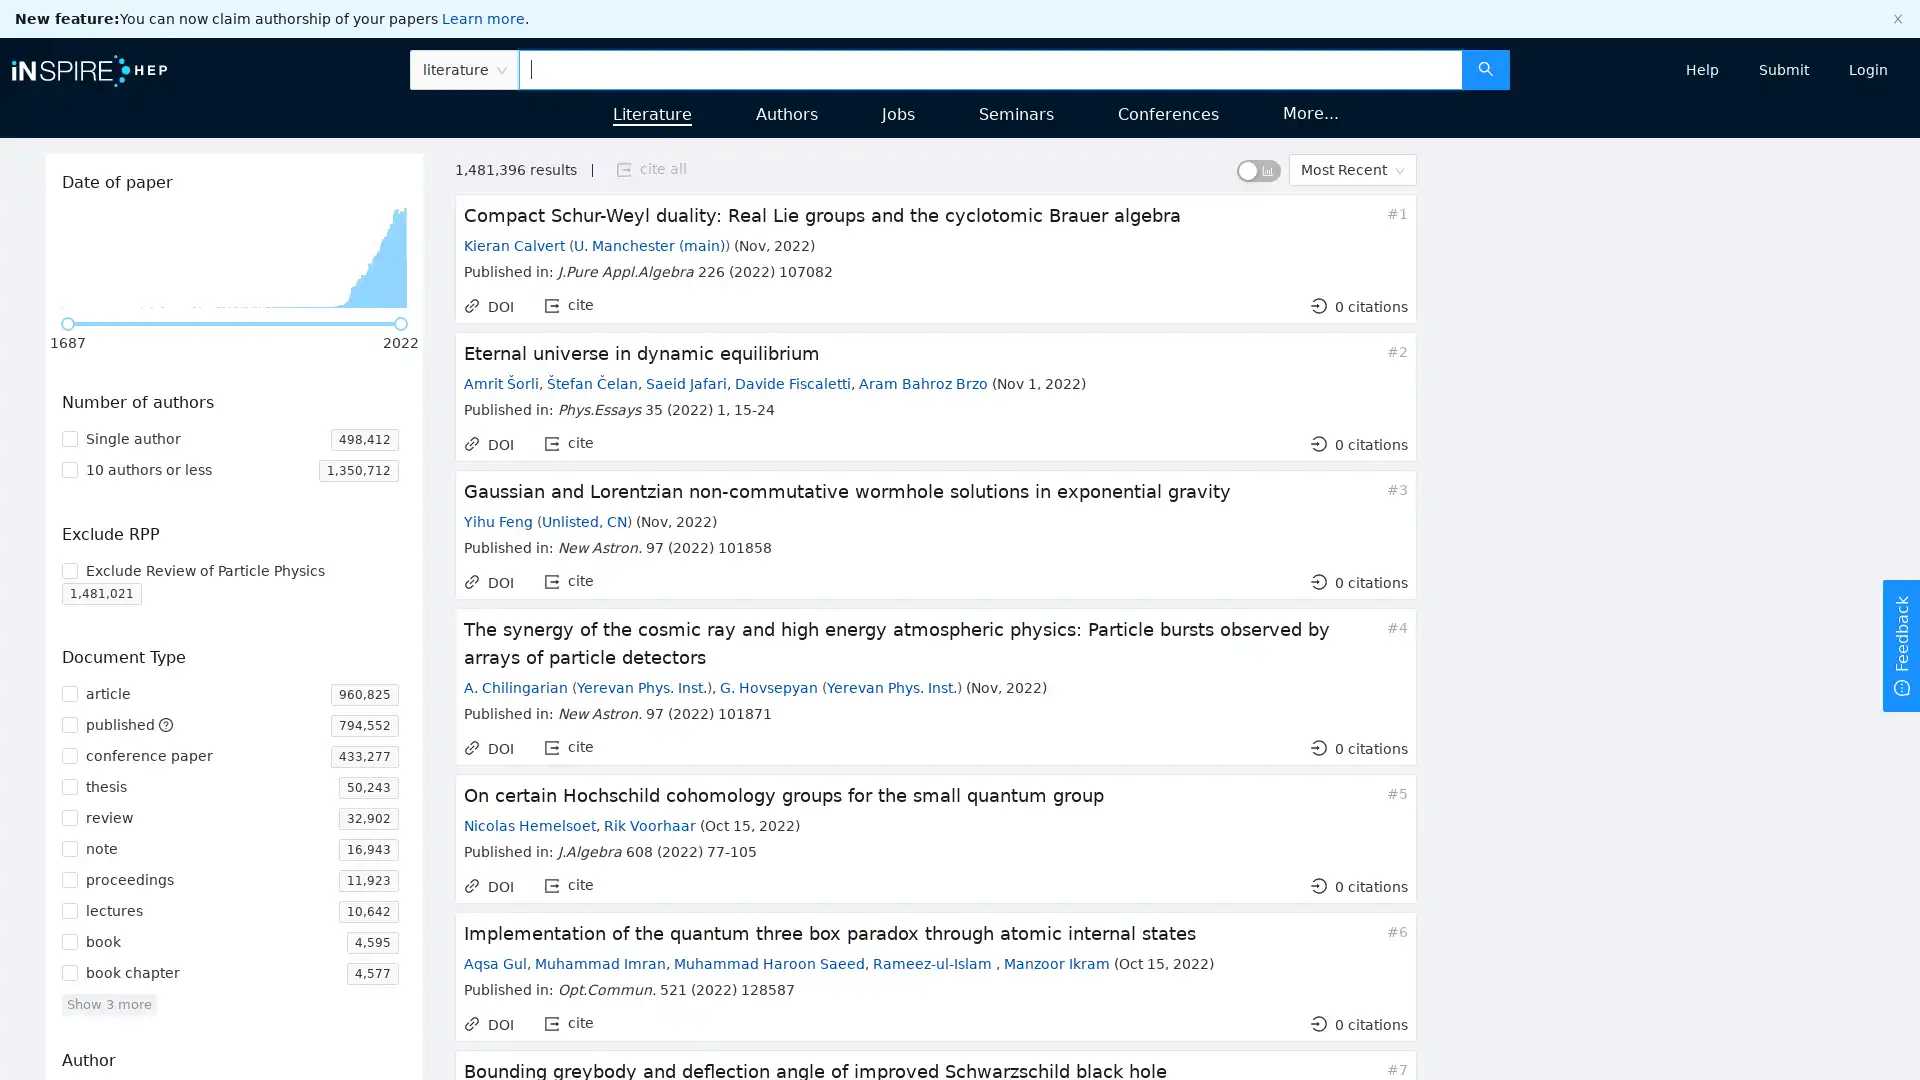 Image resolution: width=1920 pixels, height=1080 pixels. Describe the element at coordinates (566, 442) in the screenshot. I see `export cite` at that location.